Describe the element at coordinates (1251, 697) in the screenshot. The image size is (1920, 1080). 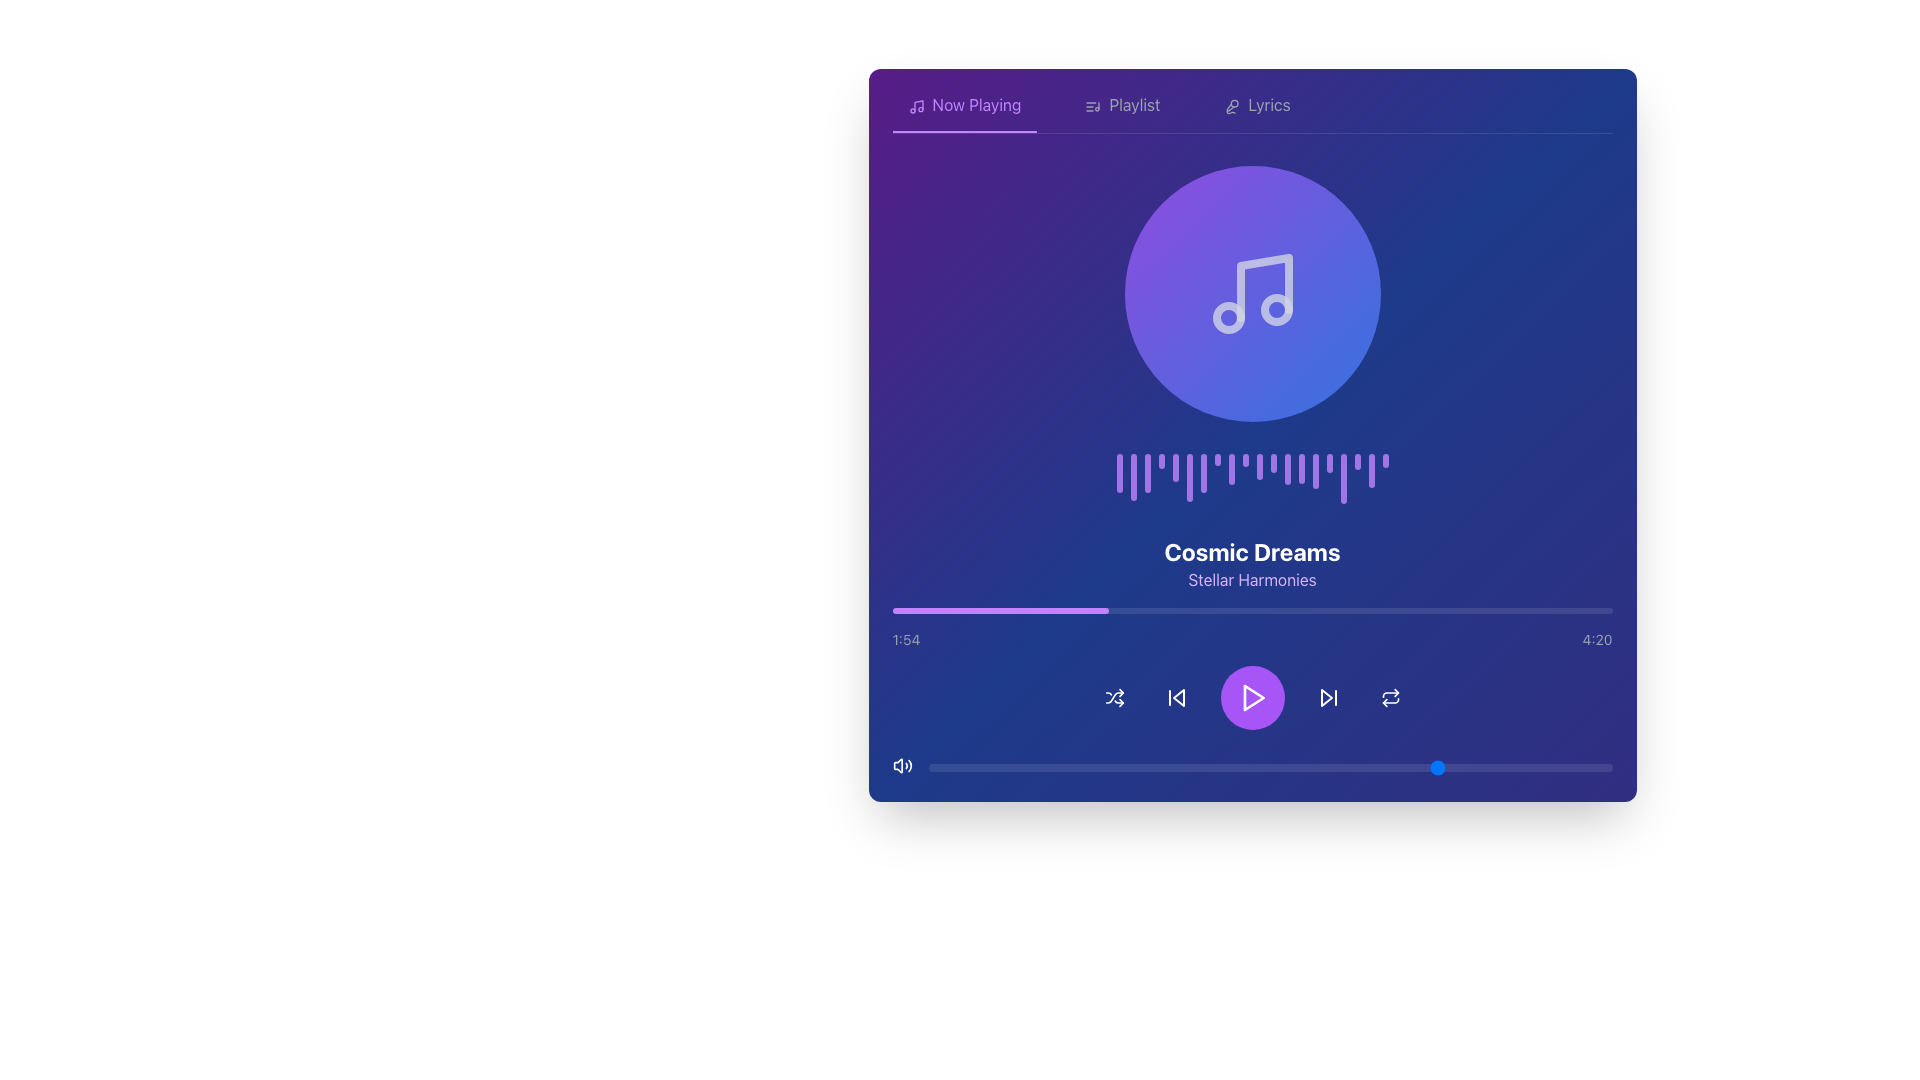
I see `the primary playback button located centrally within the control section below the track details and progress bar` at that location.